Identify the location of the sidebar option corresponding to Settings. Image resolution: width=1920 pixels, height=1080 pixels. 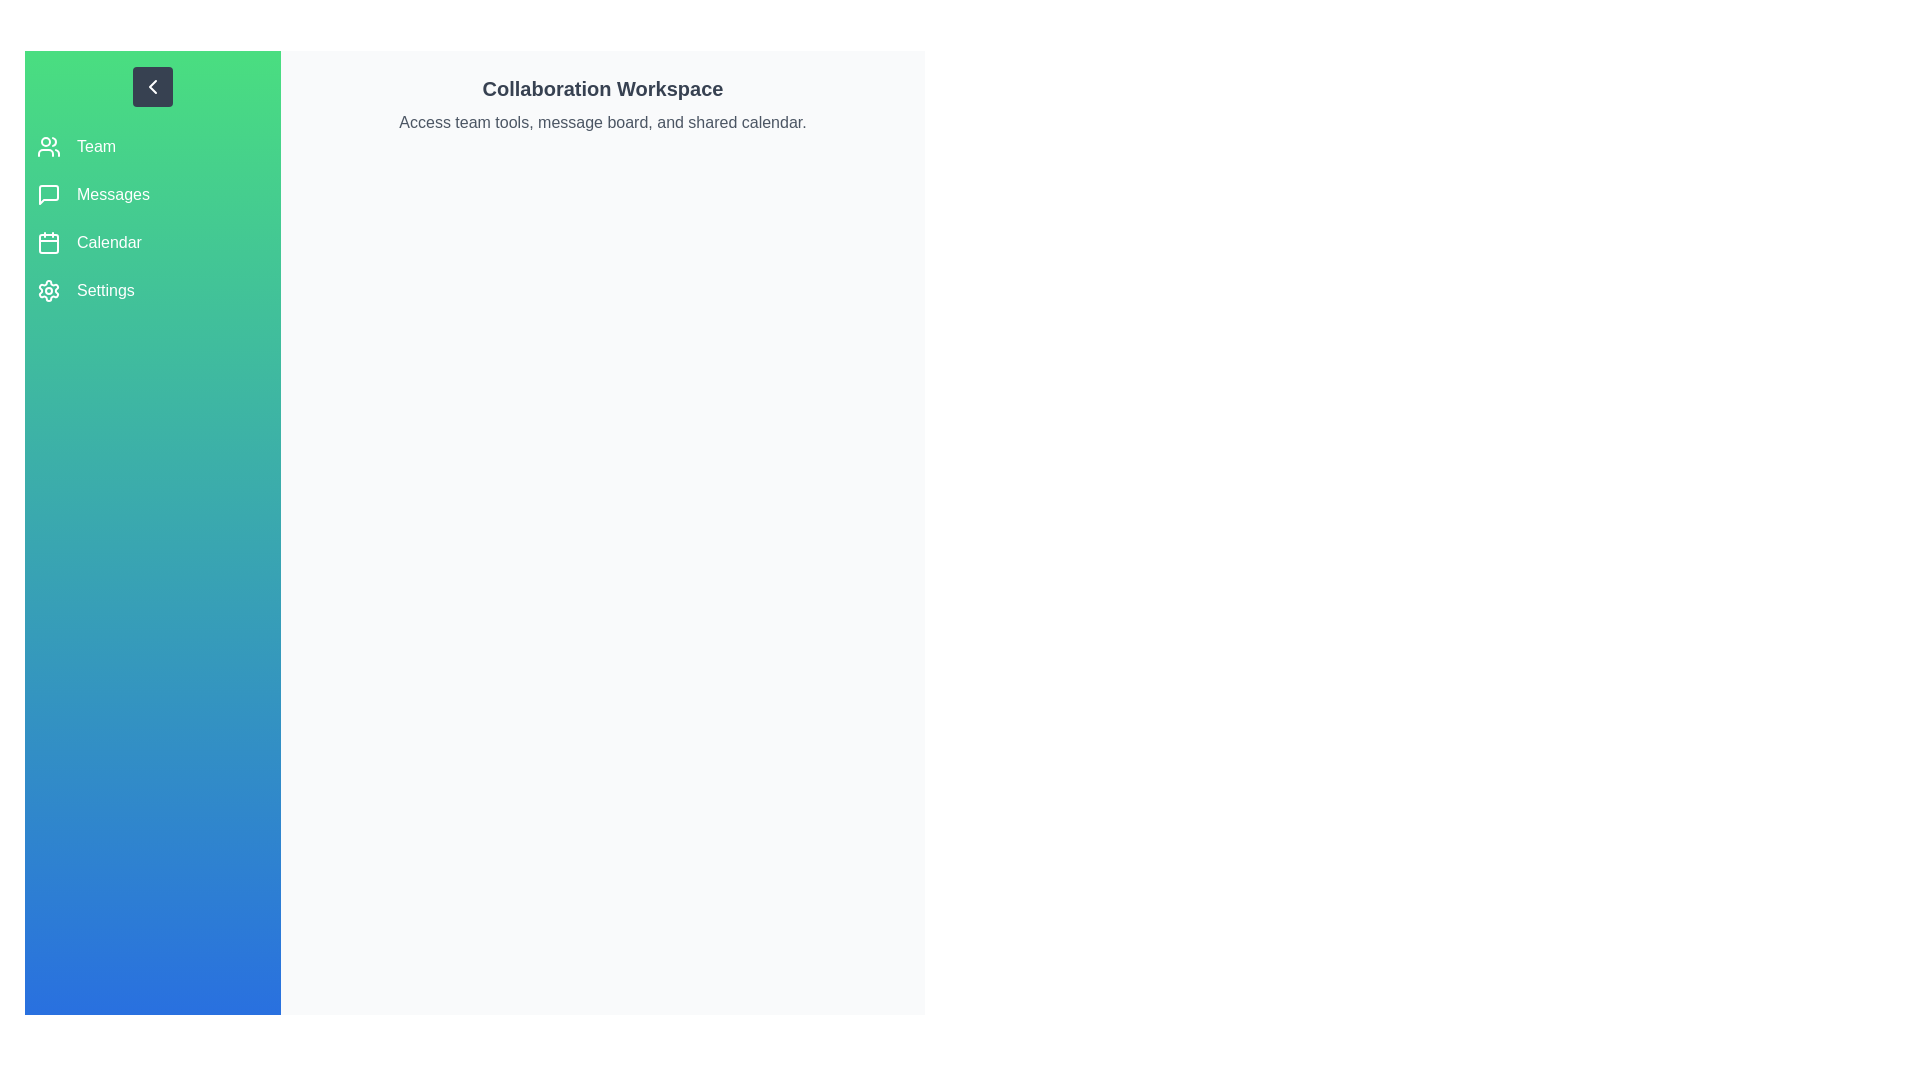
(152, 290).